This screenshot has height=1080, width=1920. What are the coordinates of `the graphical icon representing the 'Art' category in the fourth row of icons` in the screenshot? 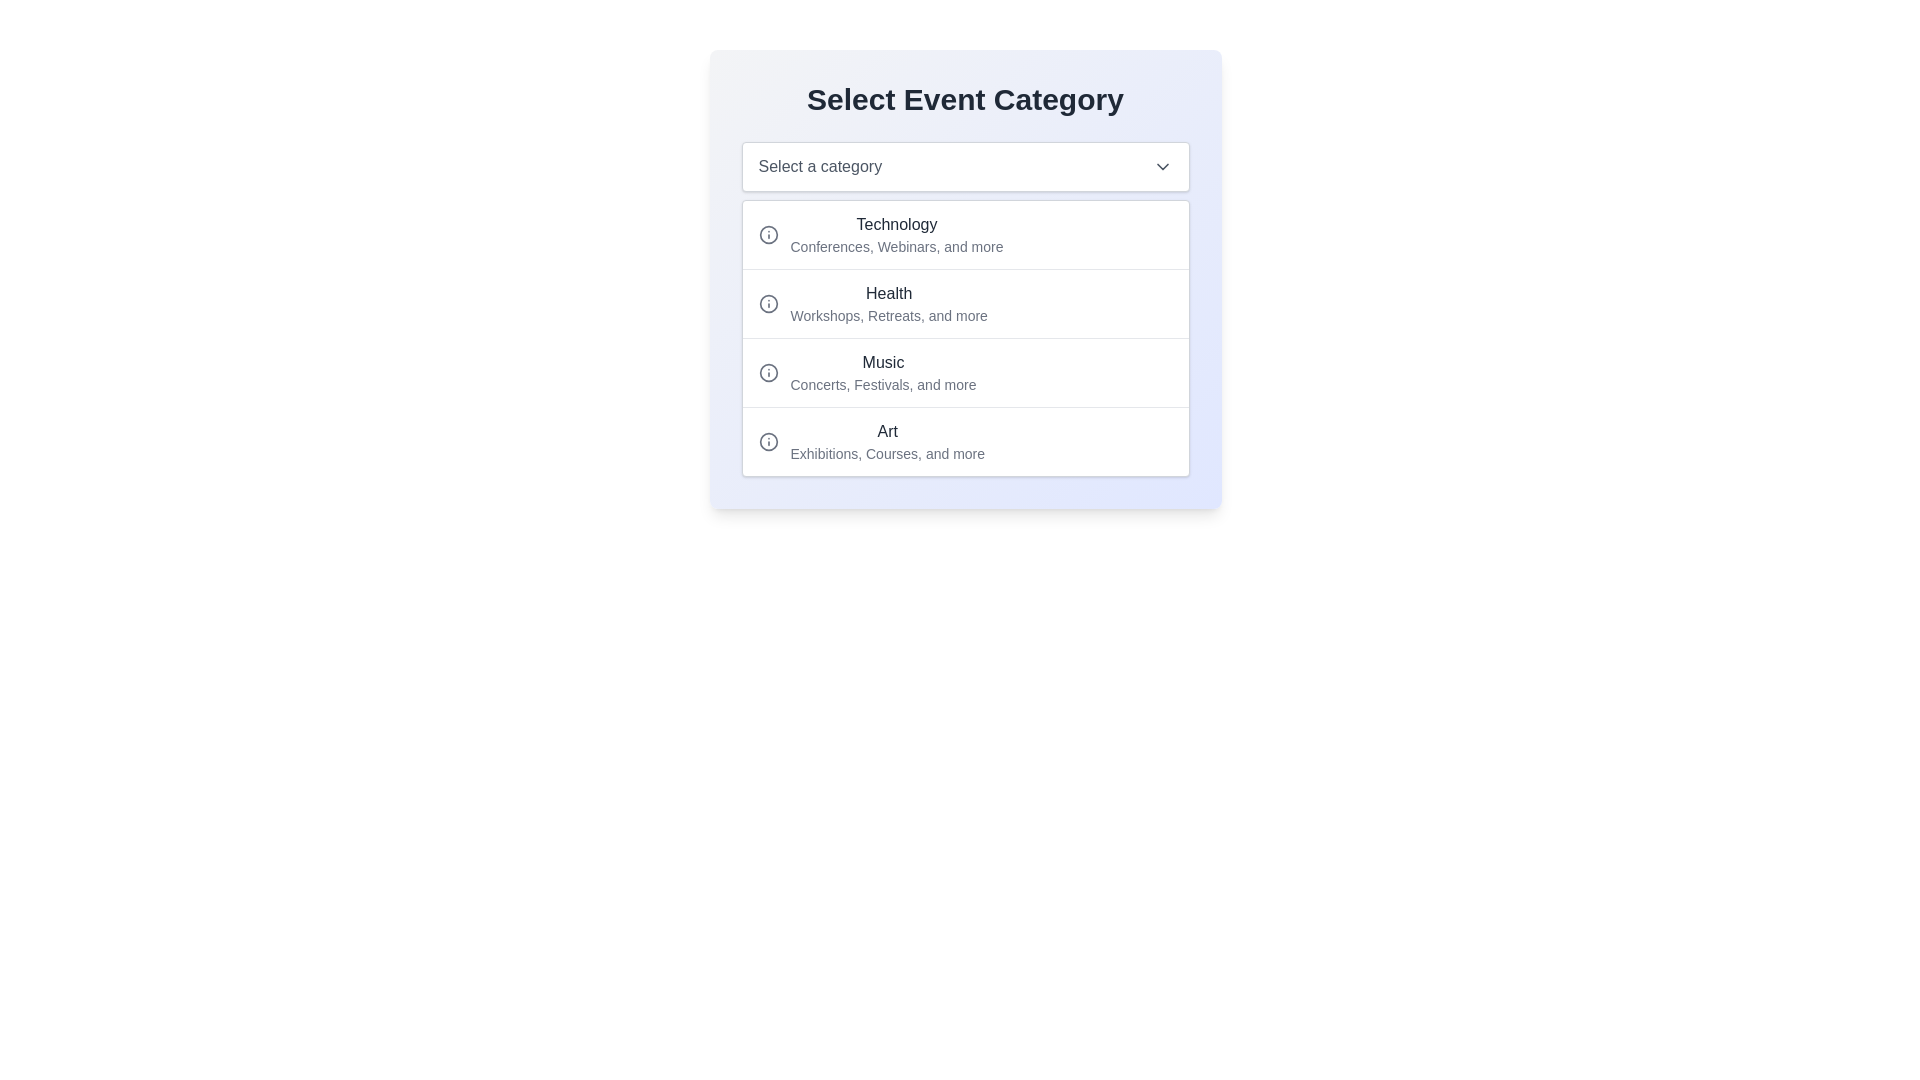 It's located at (767, 441).